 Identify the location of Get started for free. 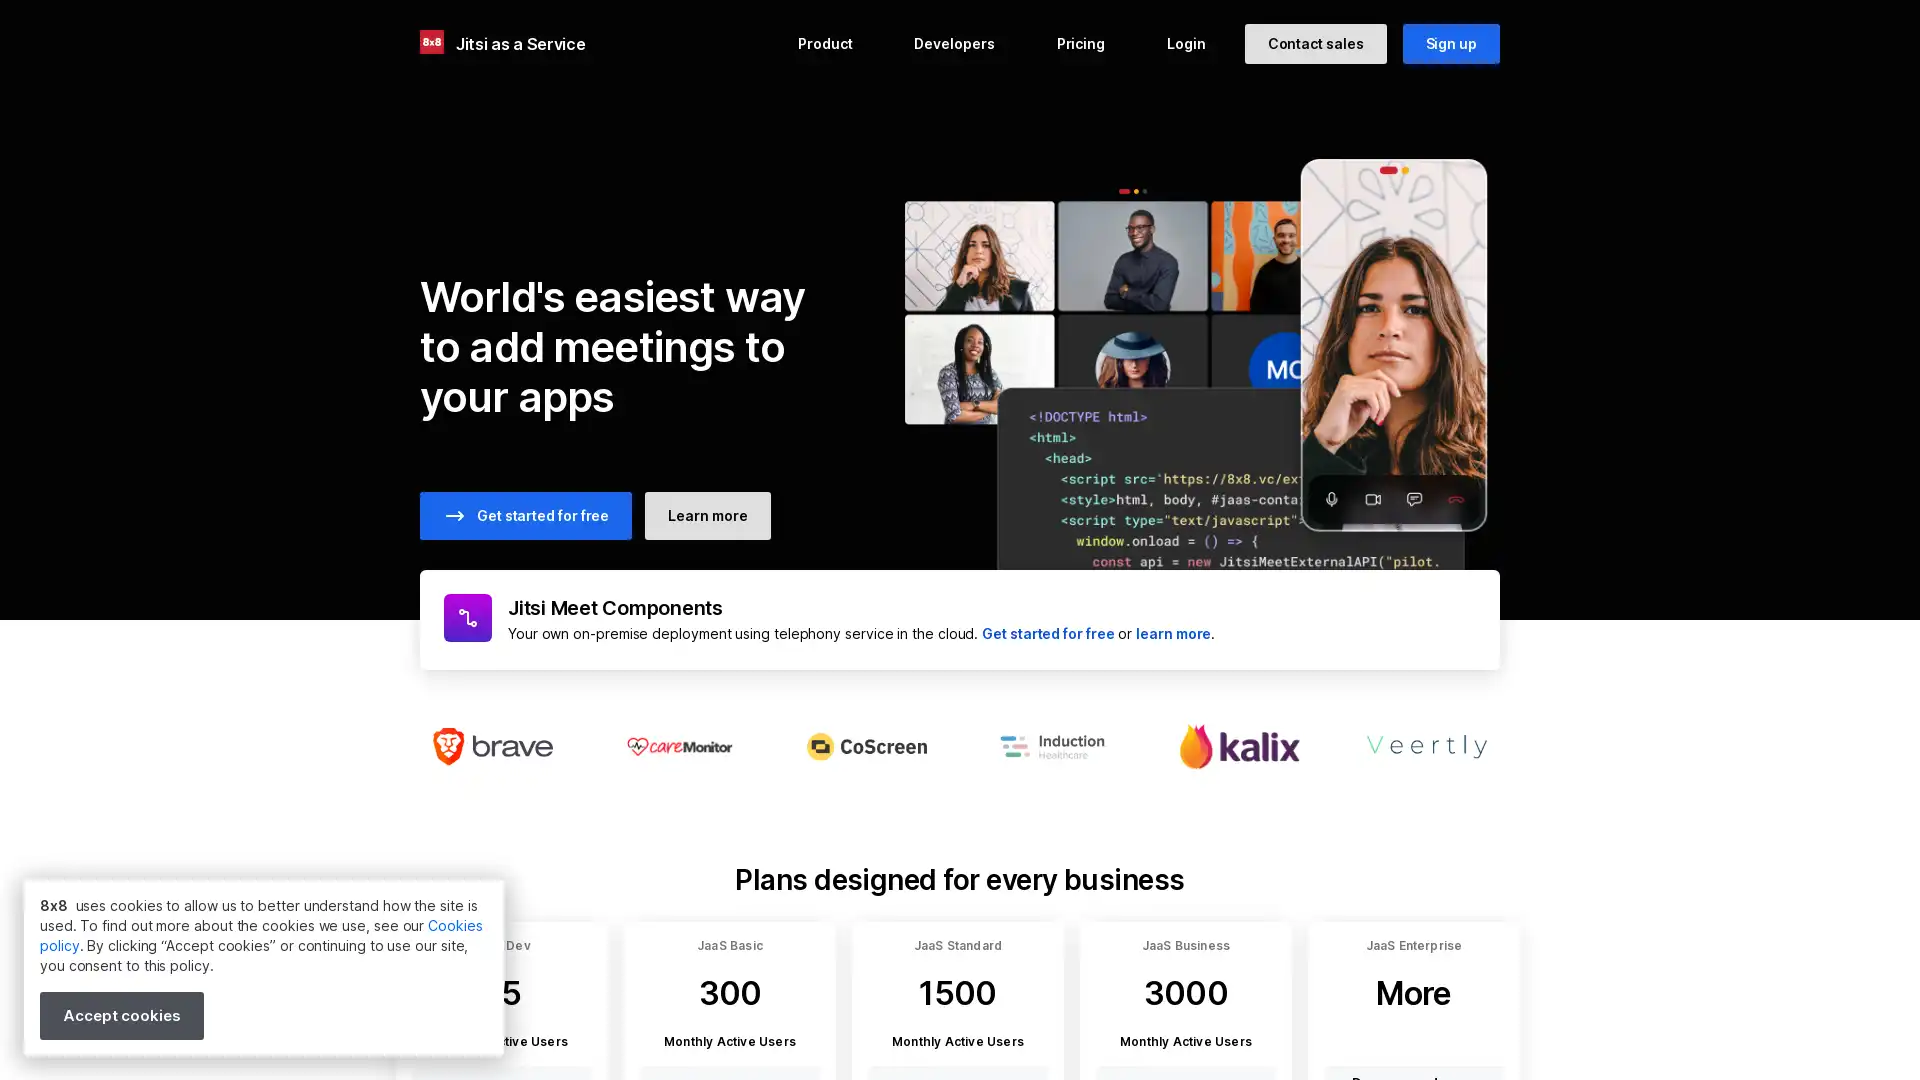
(526, 515).